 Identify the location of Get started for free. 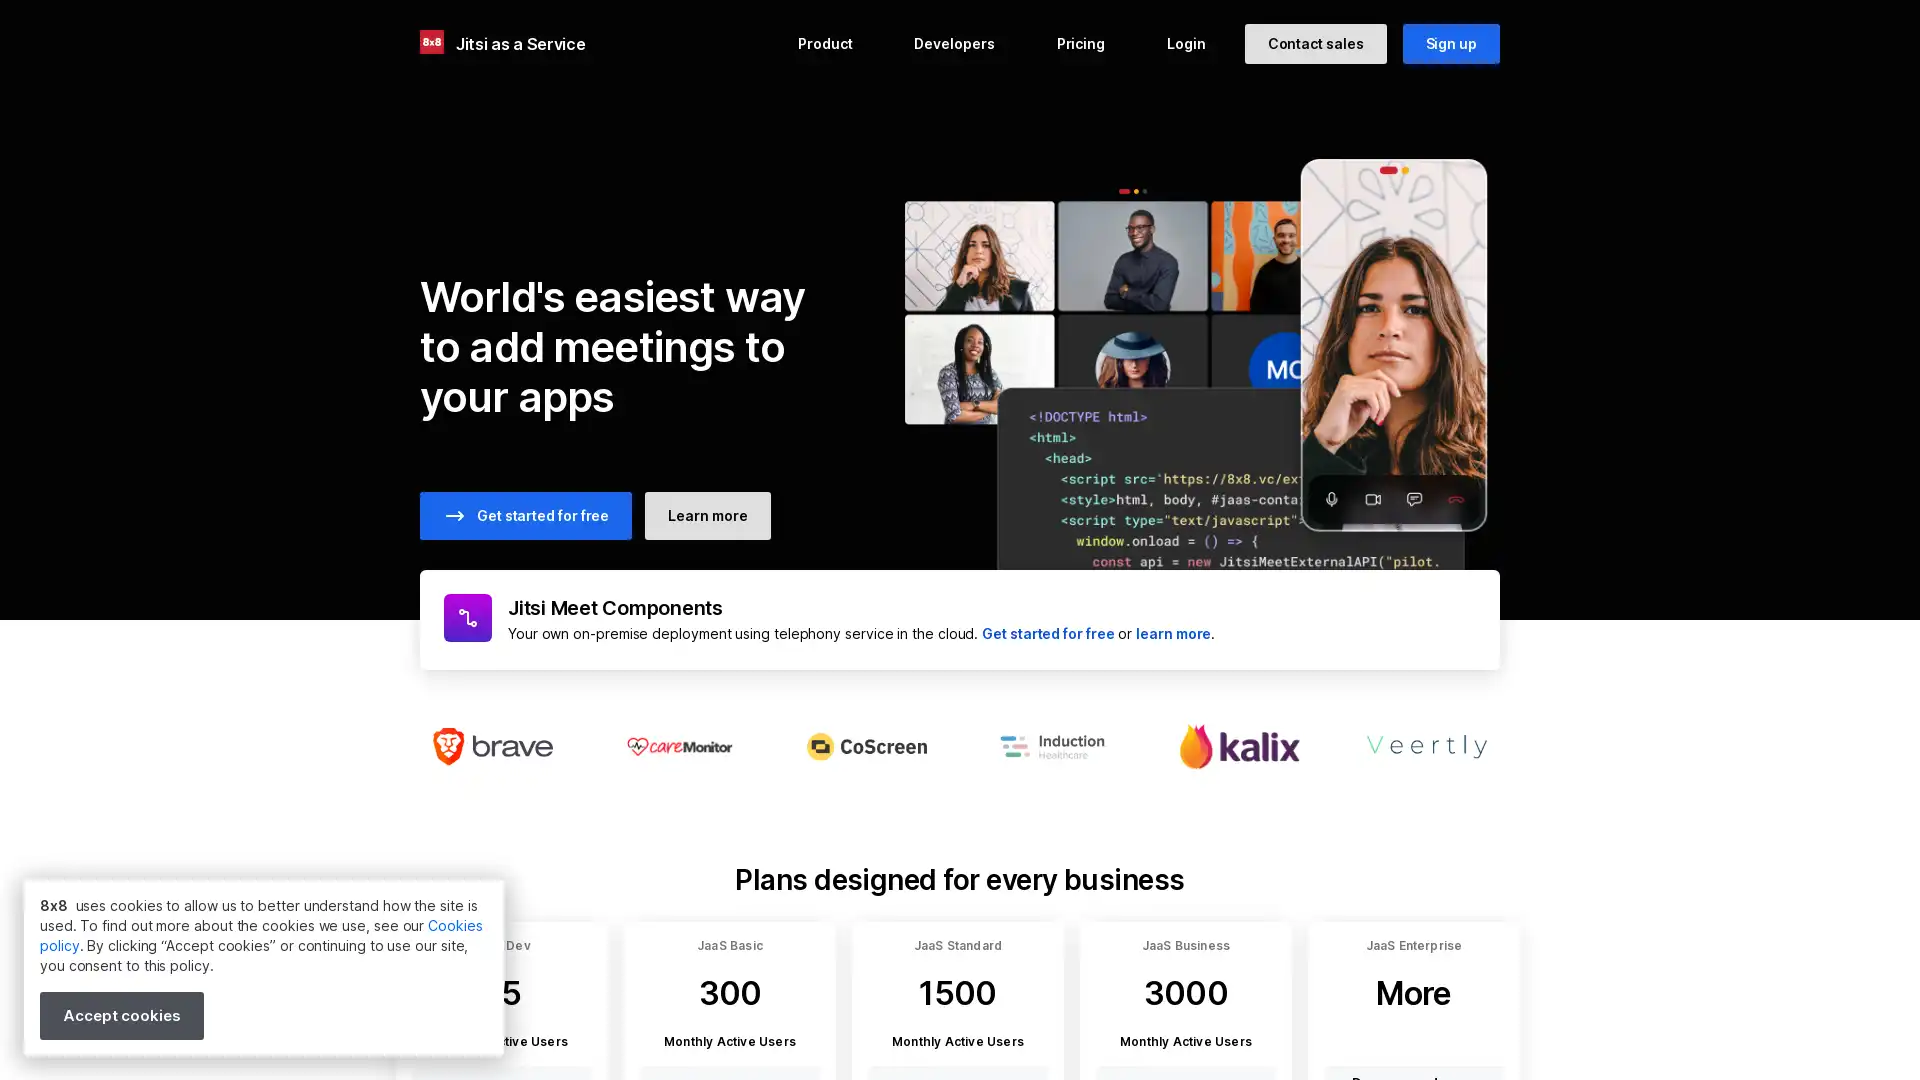
(526, 515).